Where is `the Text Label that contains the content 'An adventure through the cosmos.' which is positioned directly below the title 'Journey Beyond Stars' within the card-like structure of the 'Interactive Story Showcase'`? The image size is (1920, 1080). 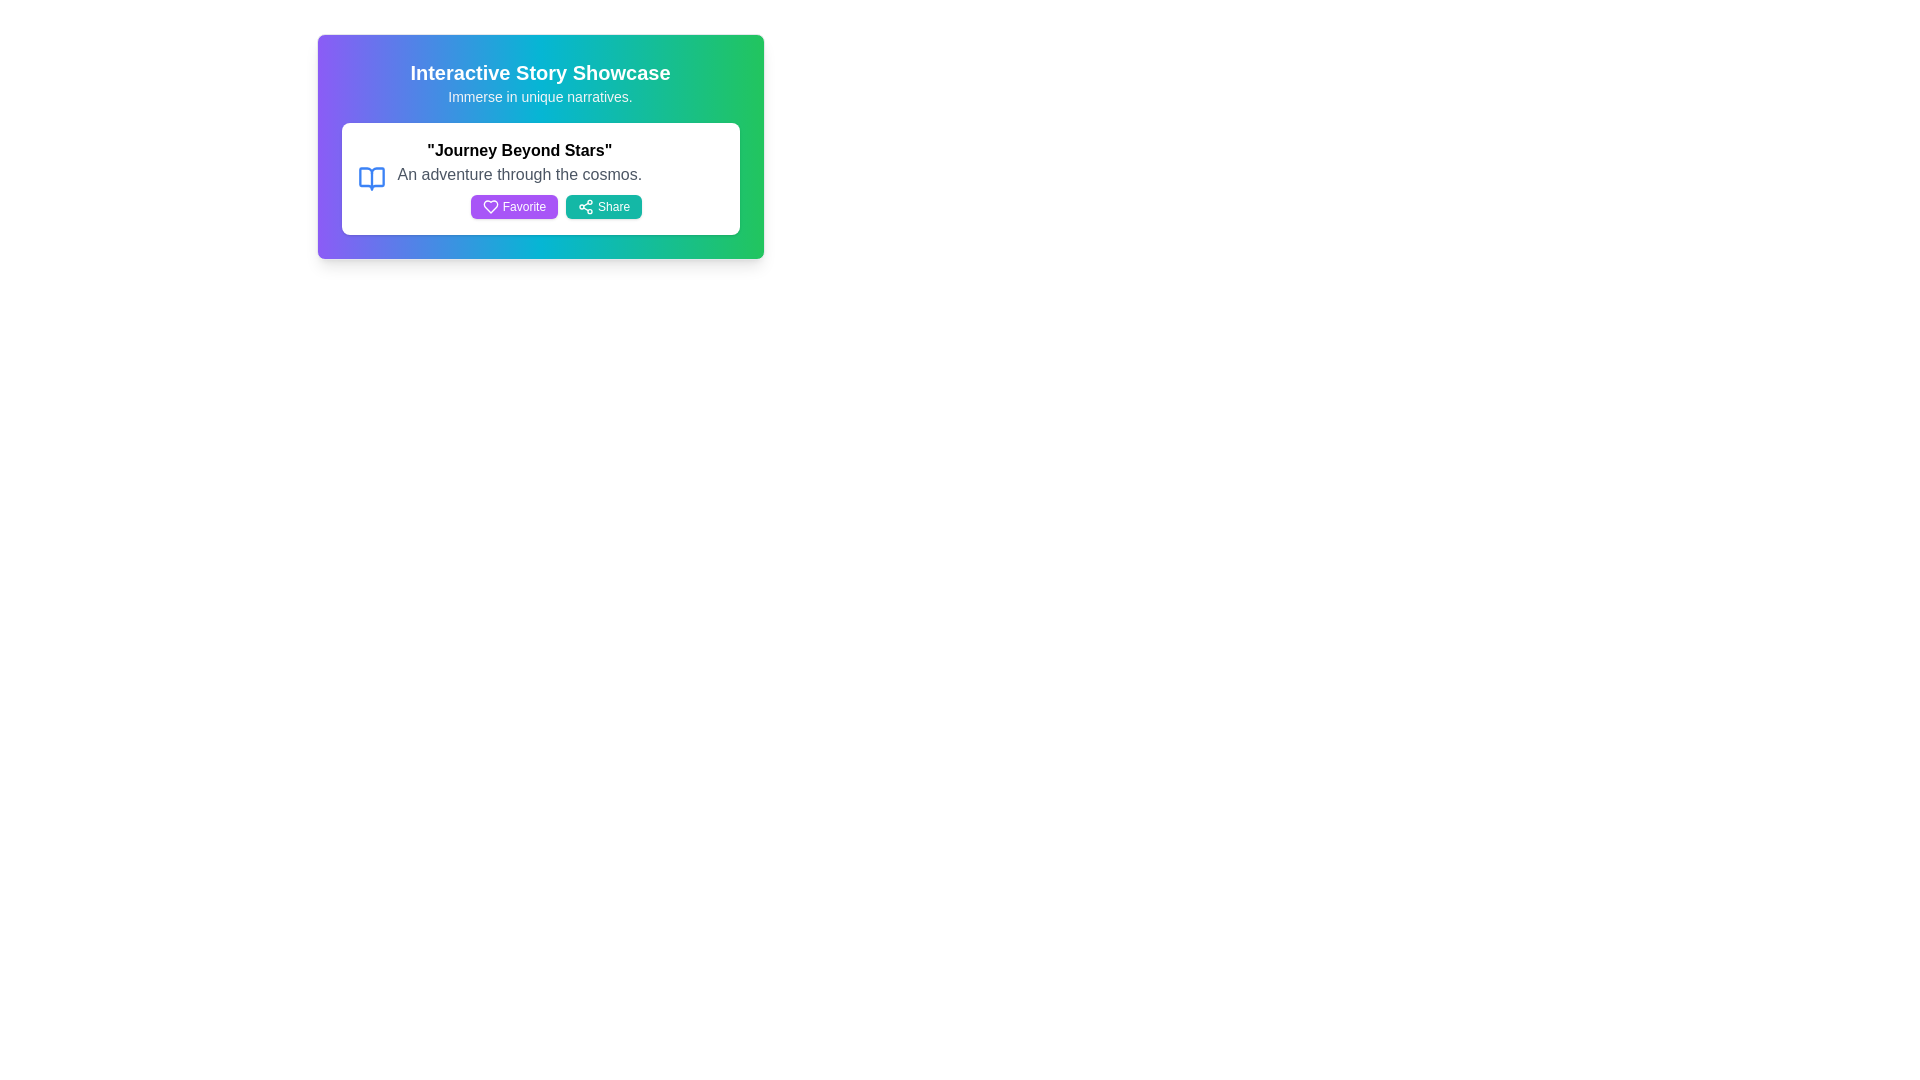 the Text Label that contains the content 'An adventure through the cosmos.' which is positioned directly below the title 'Journey Beyond Stars' within the card-like structure of the 'Interactive Story Showcase' is located at coordinates (519, 173).